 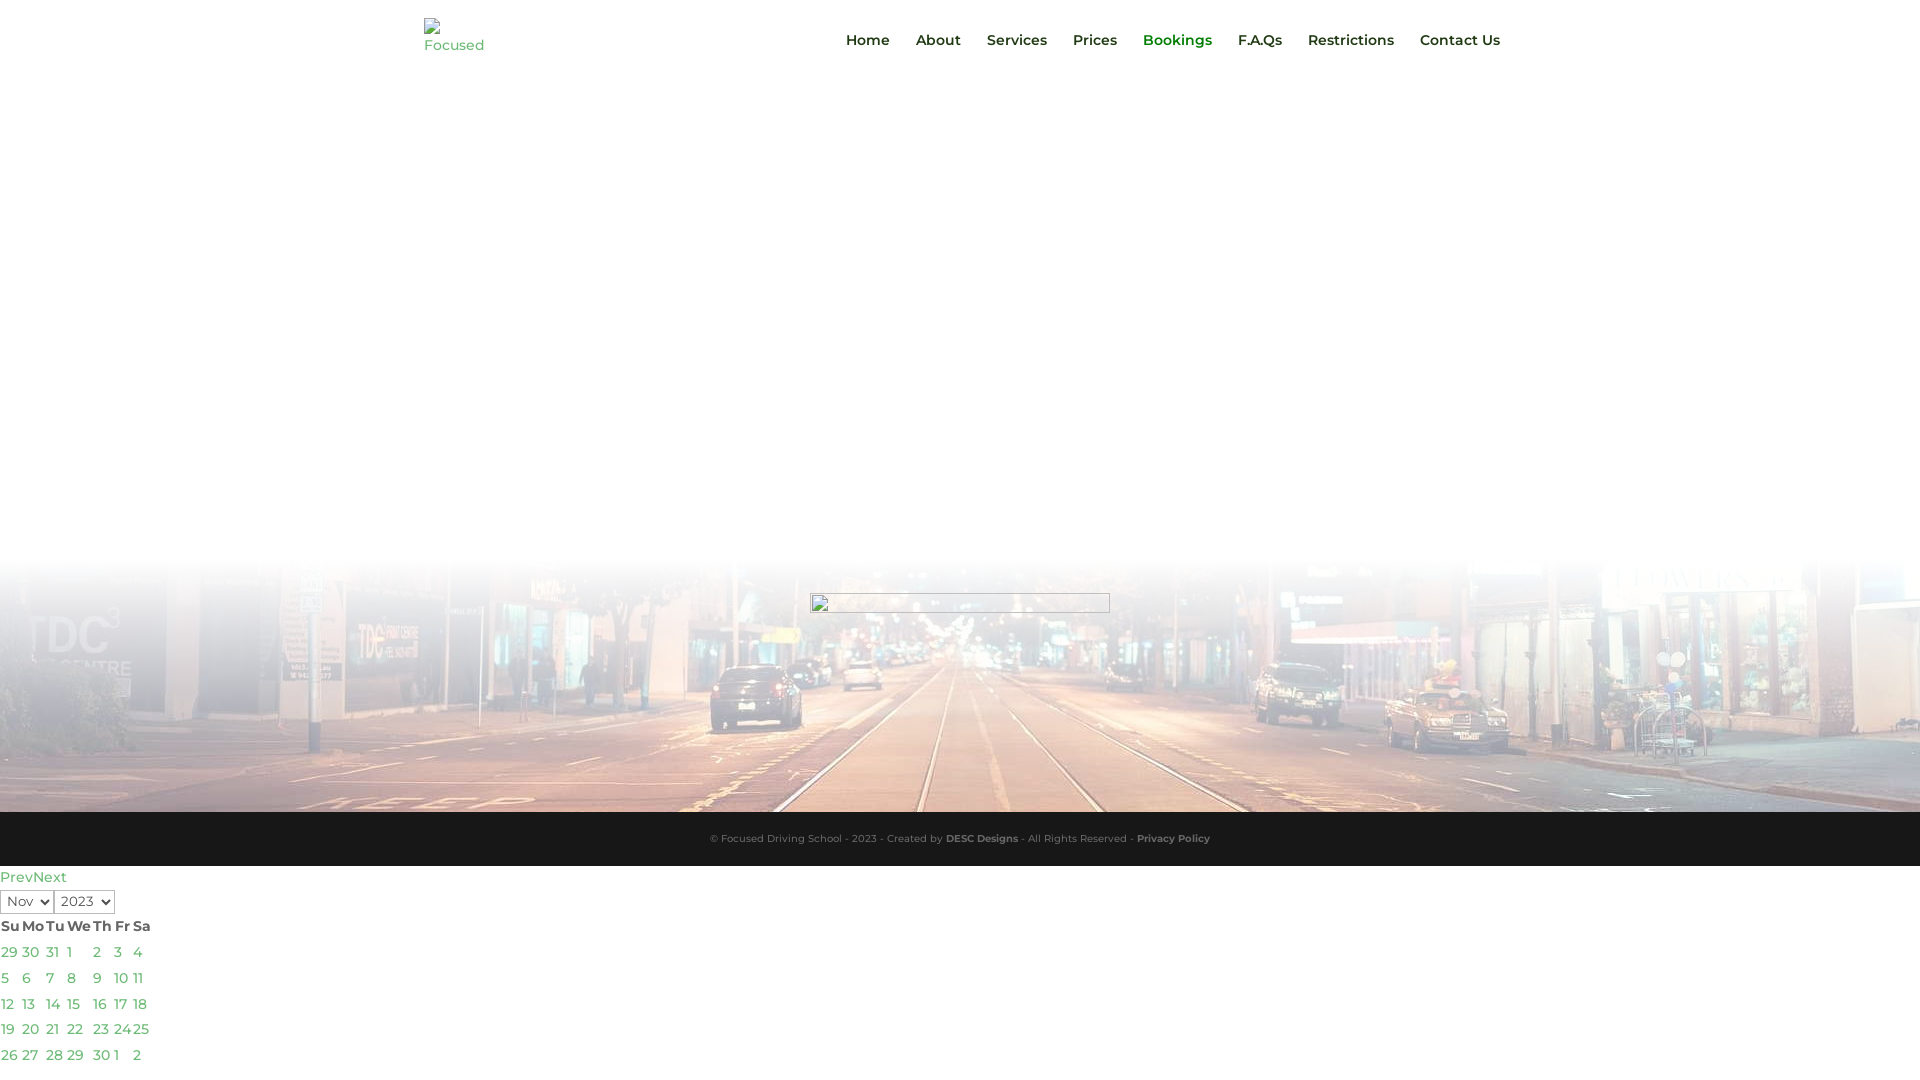 I want to click on '5', so click(x=4, y=977).